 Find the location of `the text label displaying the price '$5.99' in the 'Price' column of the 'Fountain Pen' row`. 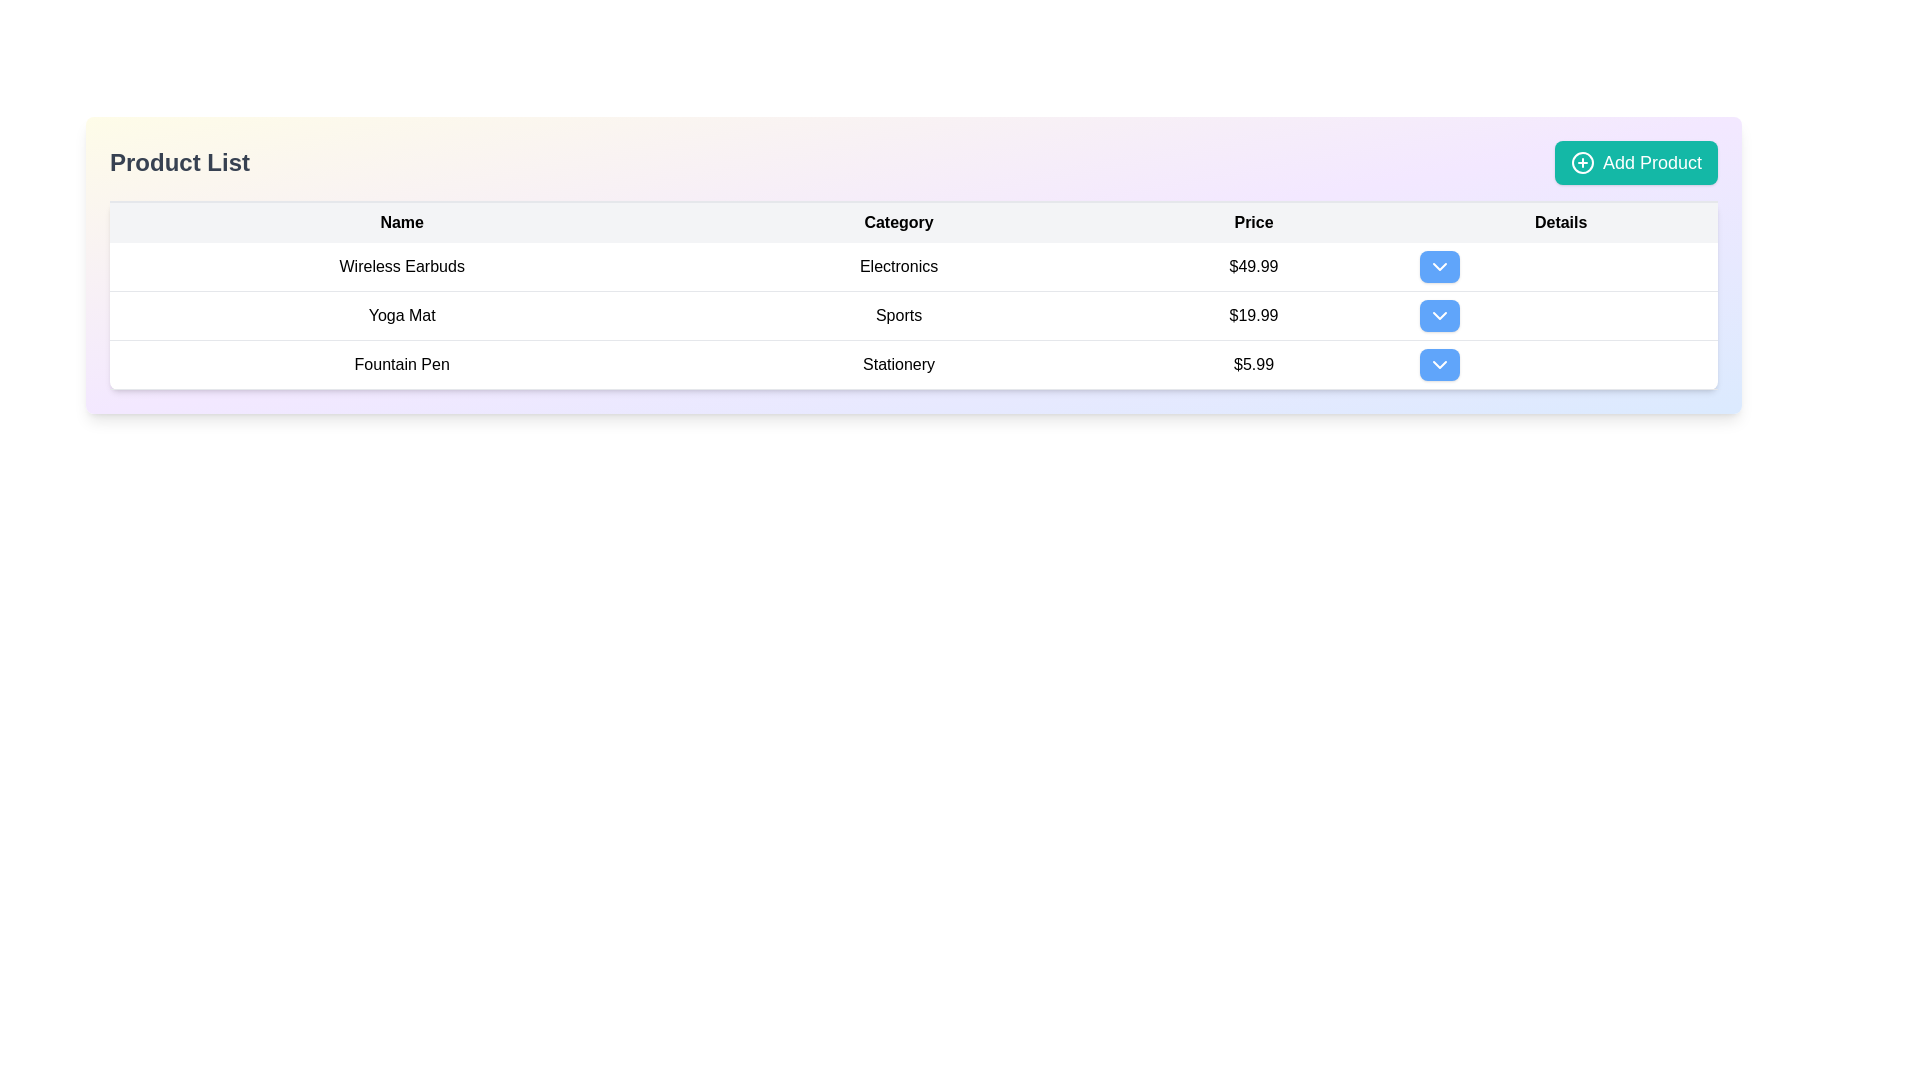

the text label displaying the price '$5.99' in the 'Price' column of the 'Fountain Pen' row is located at coordinates (1252, 365).